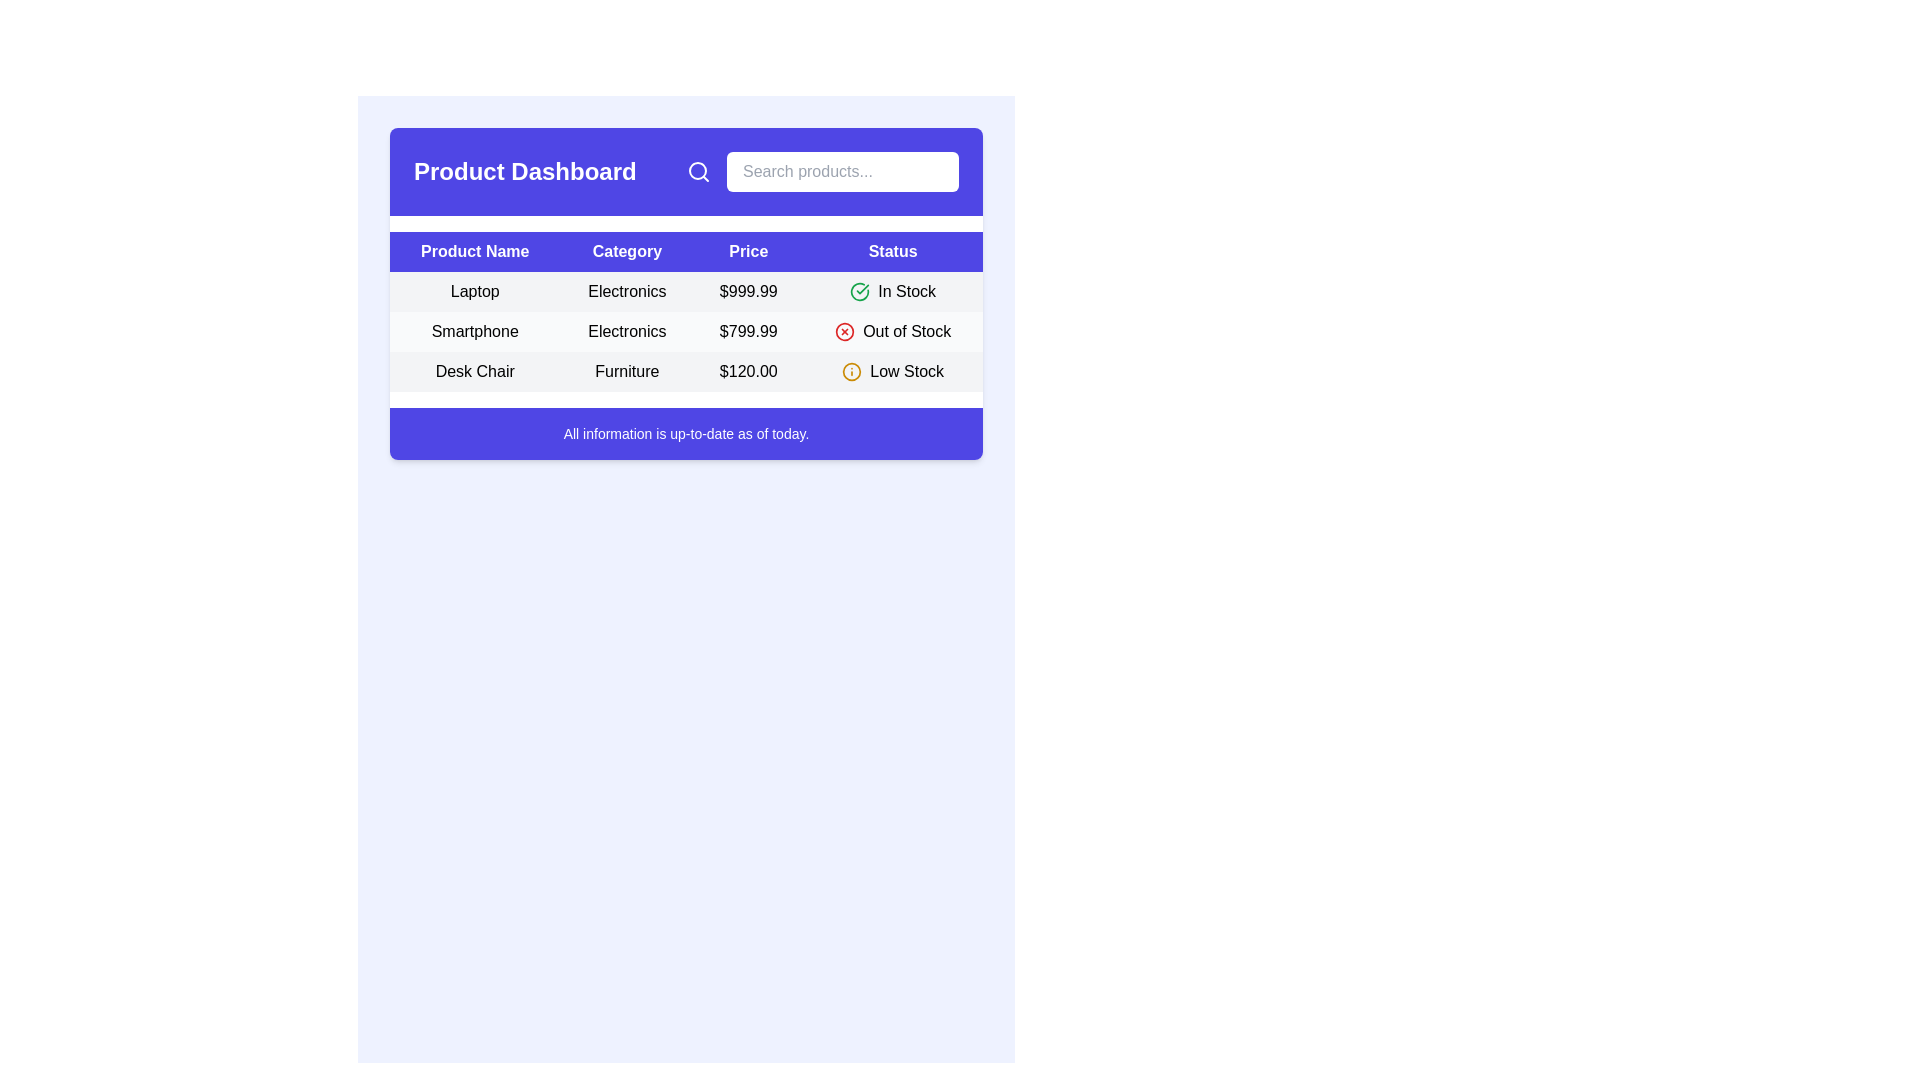 The image size is (1920, 1080). I want to click on related details within the first product row in the table that displays 'Laptop' under 'Product Name', 'Electronics' under 'Category', '$999.99' under 'Price', and 'In Stock' under 'Status' if hyperlinks are present, so click(686, 292).